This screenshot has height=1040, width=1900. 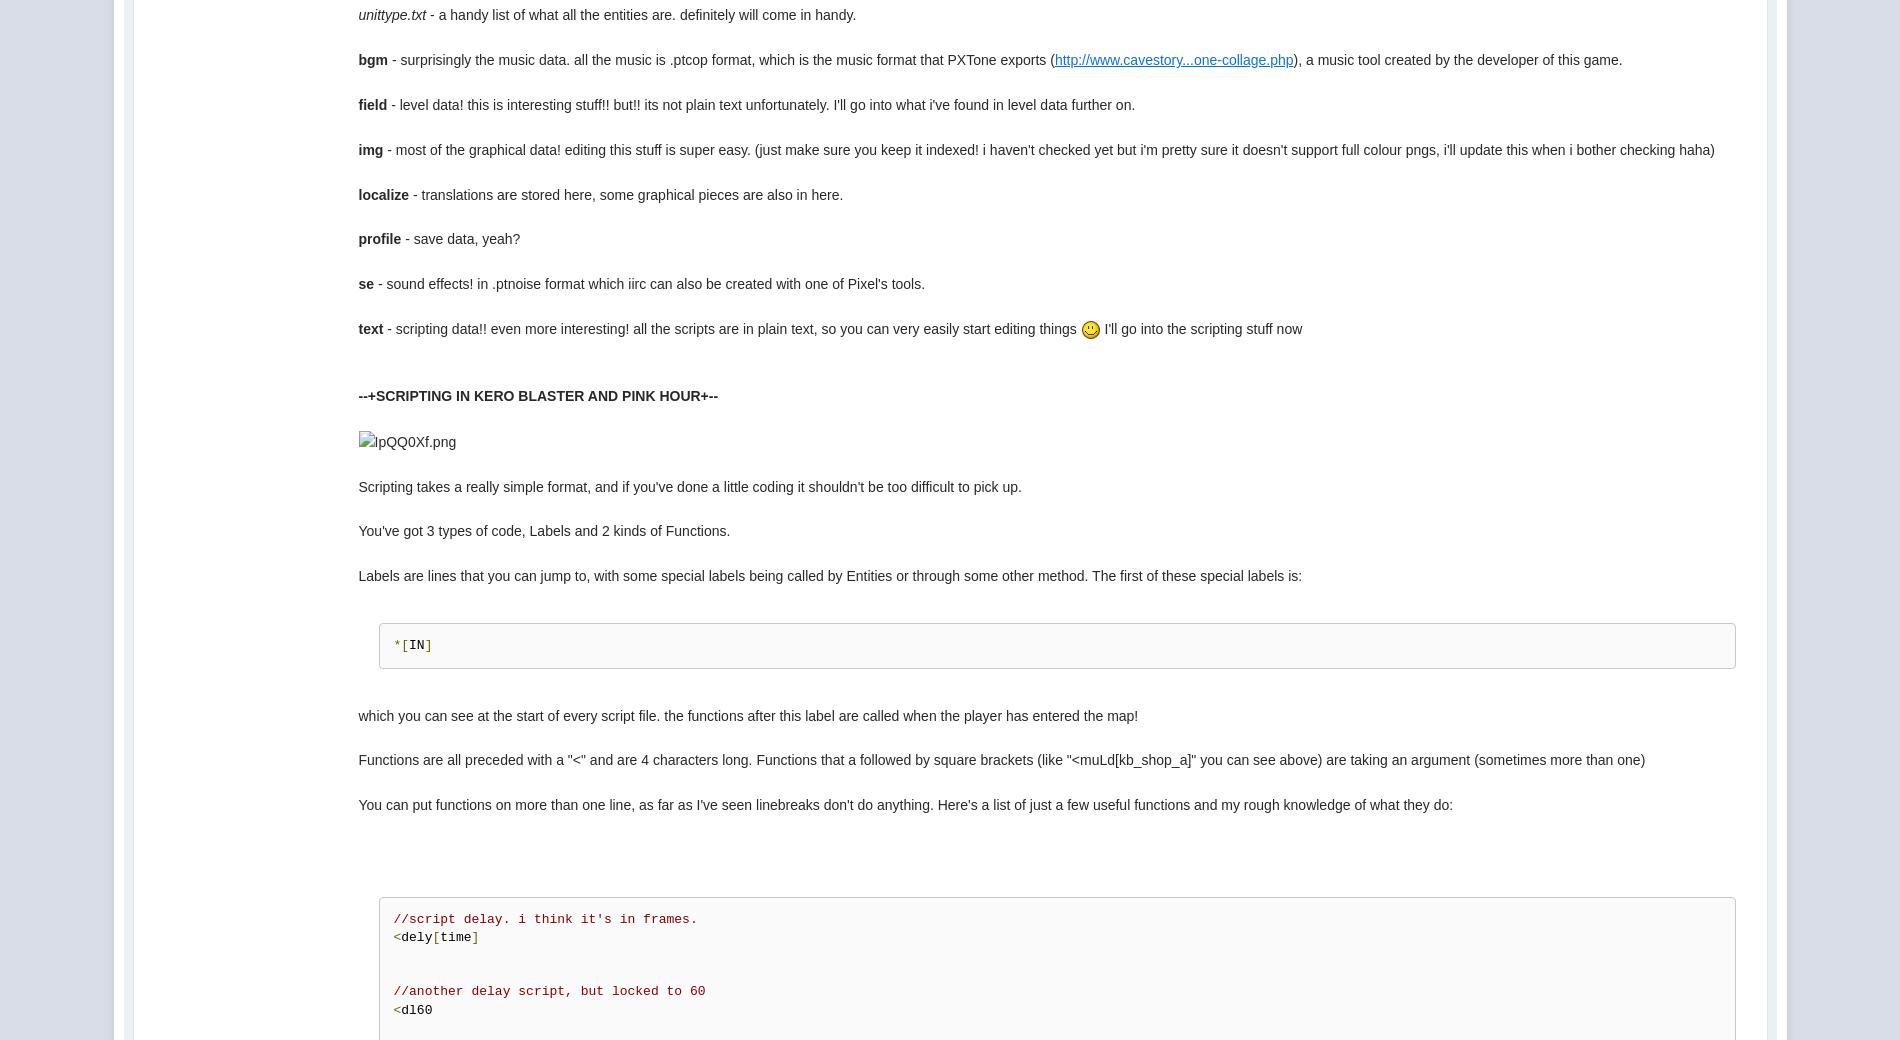 I want to click on 'dl60', so click(x=415, y=1009).